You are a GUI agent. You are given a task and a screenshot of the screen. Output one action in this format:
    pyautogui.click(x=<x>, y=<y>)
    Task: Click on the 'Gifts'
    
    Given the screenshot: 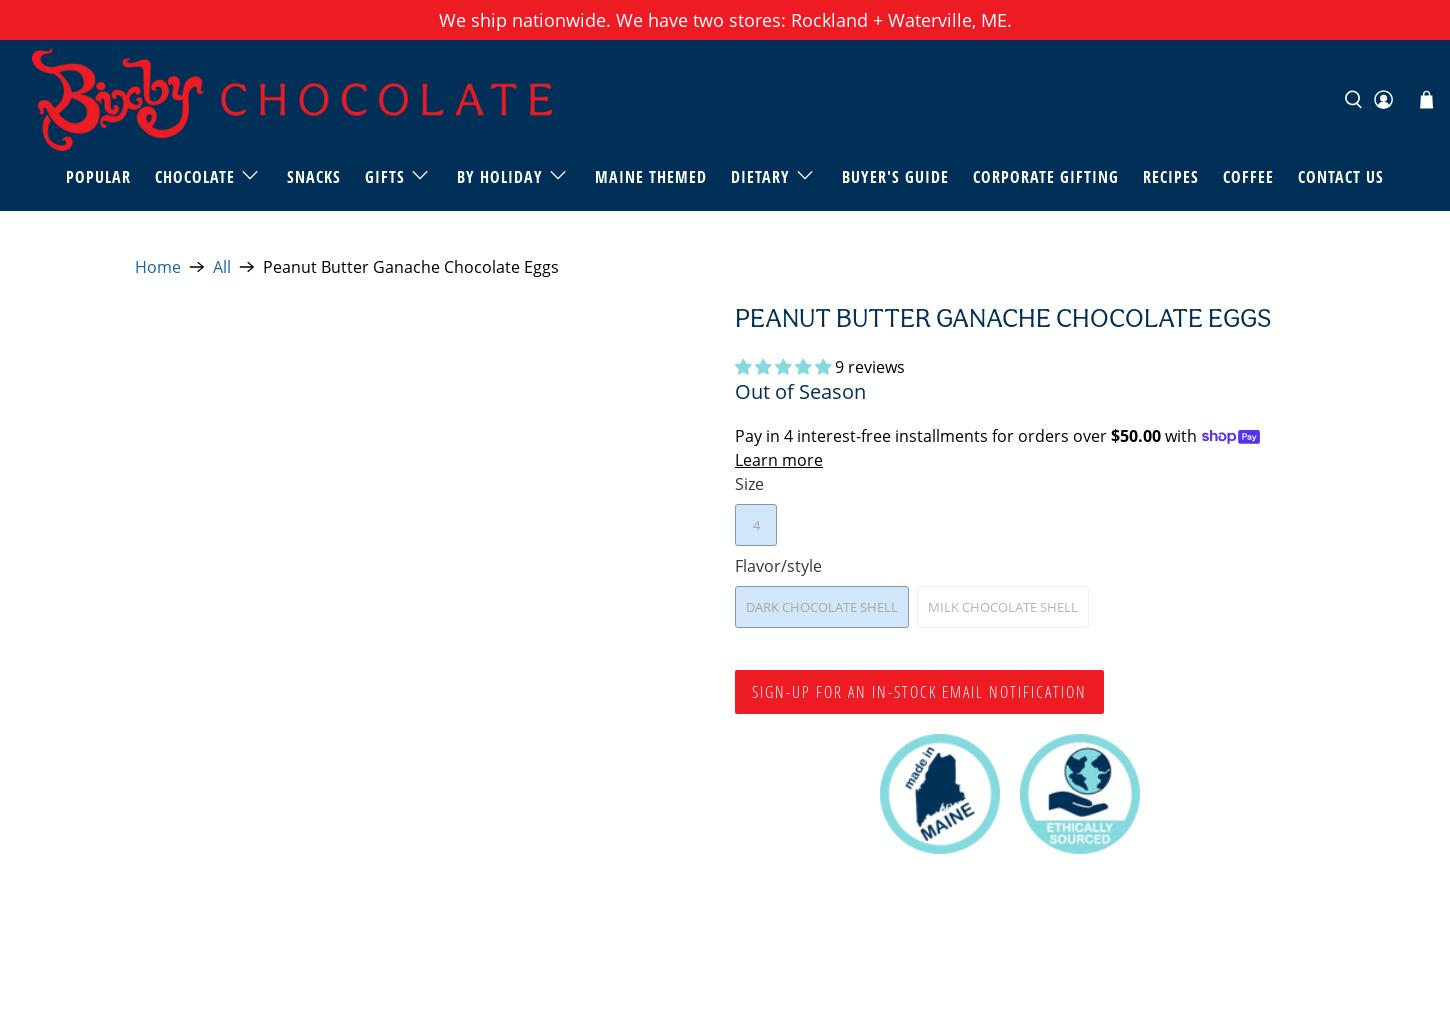 What is the action you would take?
    pyautogui.click(x=383, y=175)
    